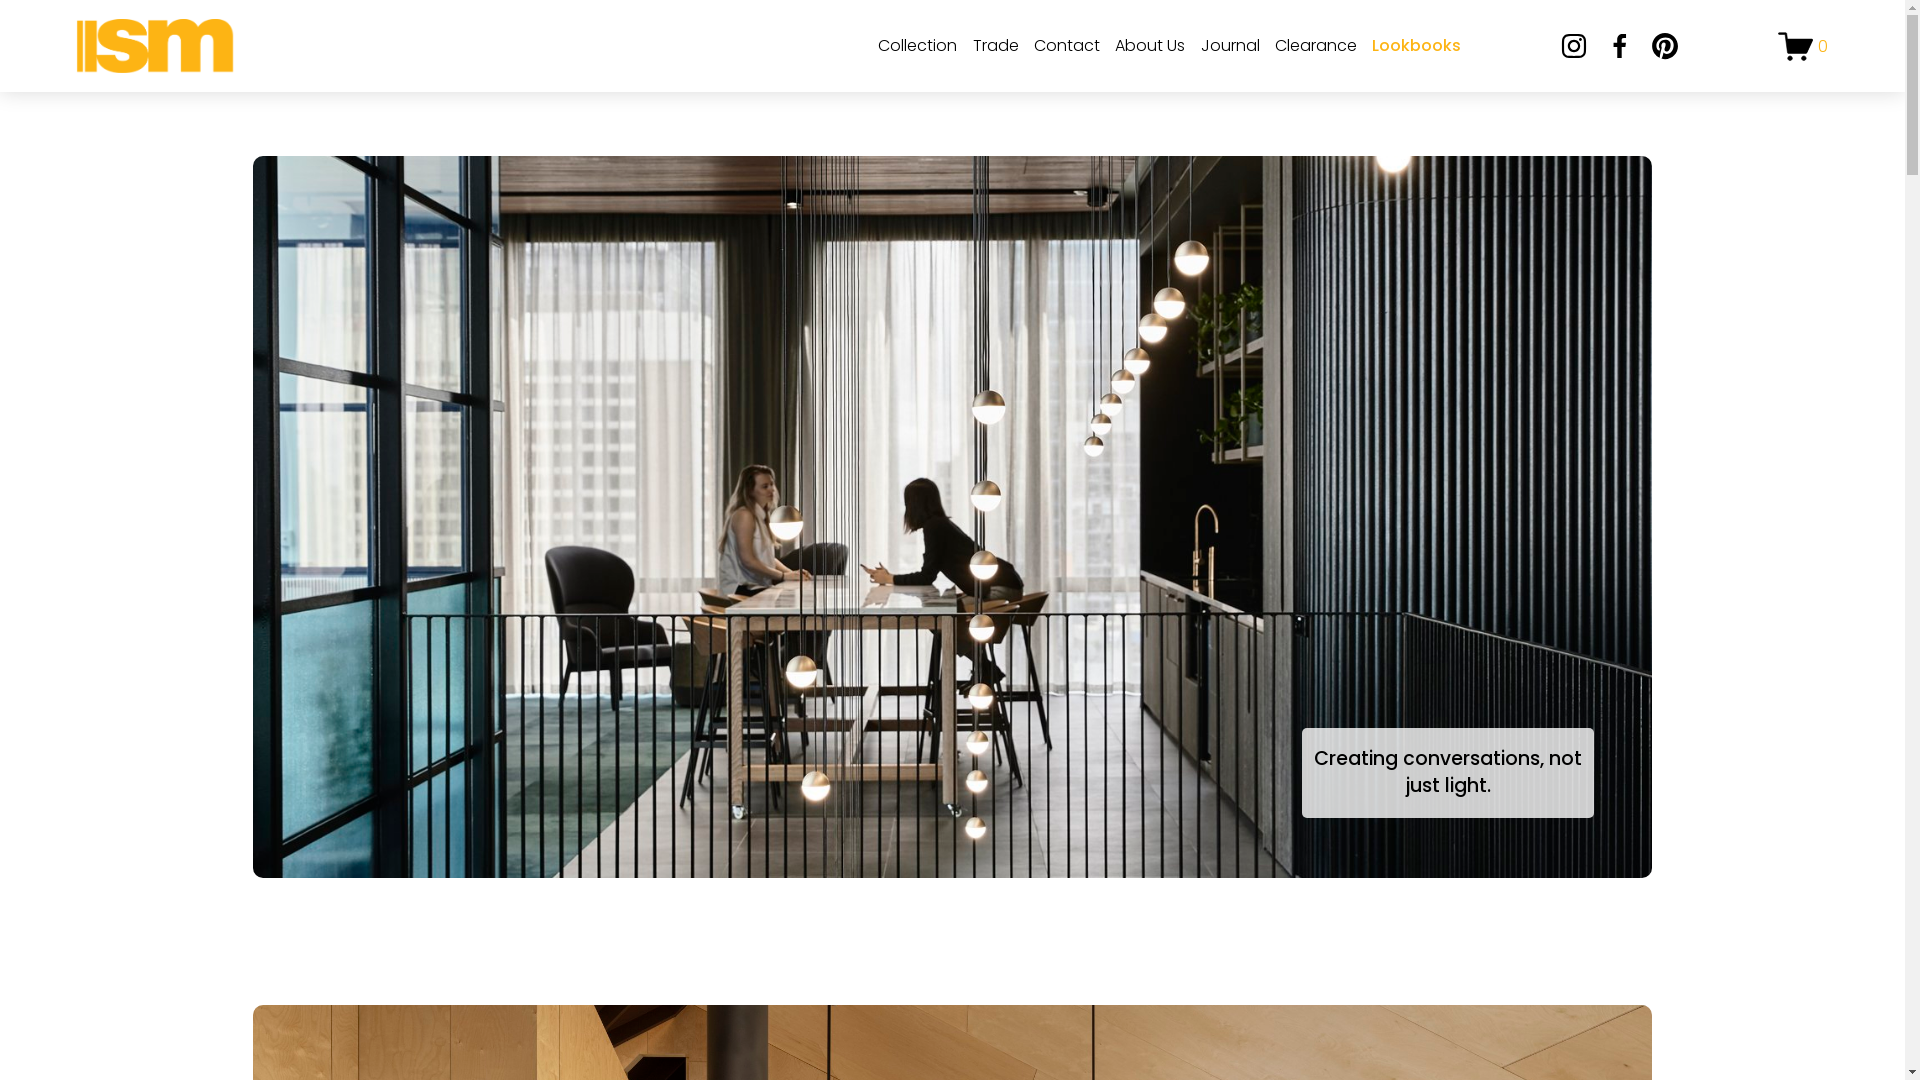 The height and width of the screenshot is (1080, 1920). I want to click on '0', so click(1777, 45).